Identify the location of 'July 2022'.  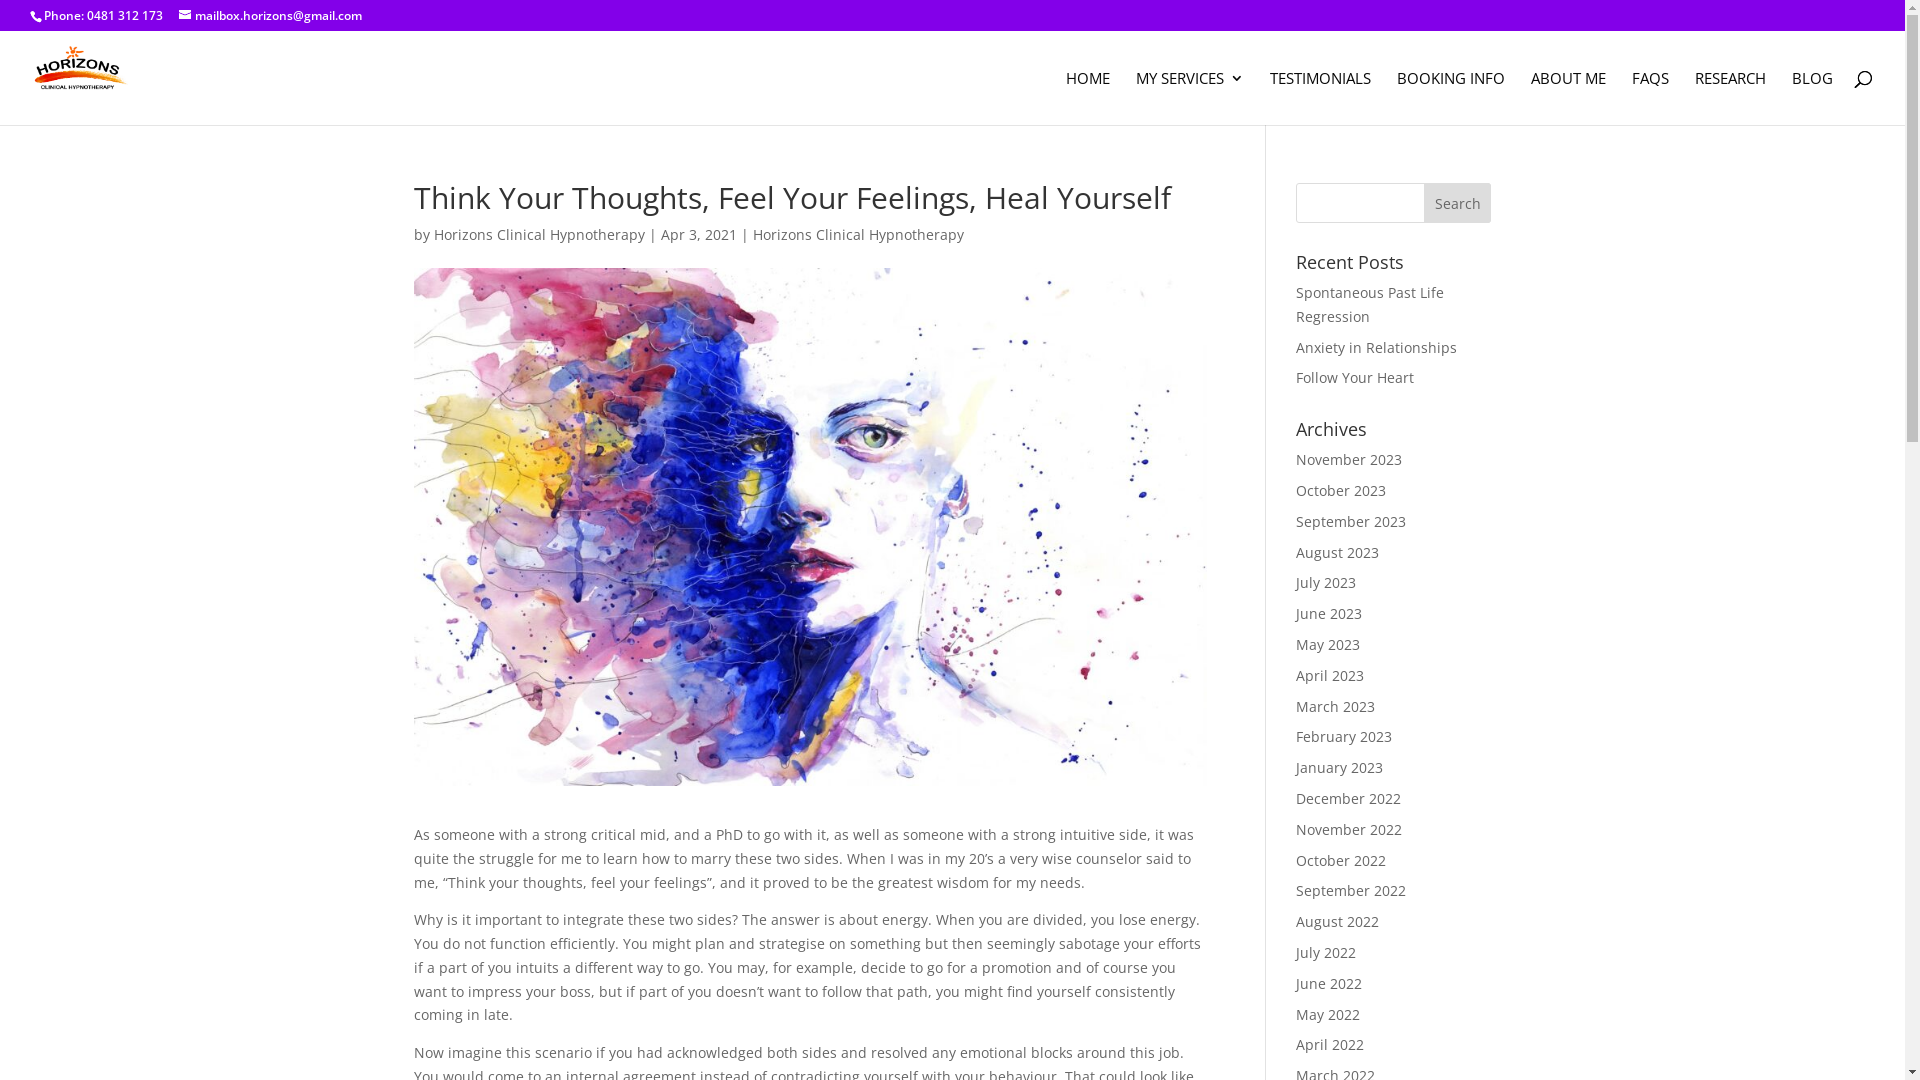
(1325, 951).